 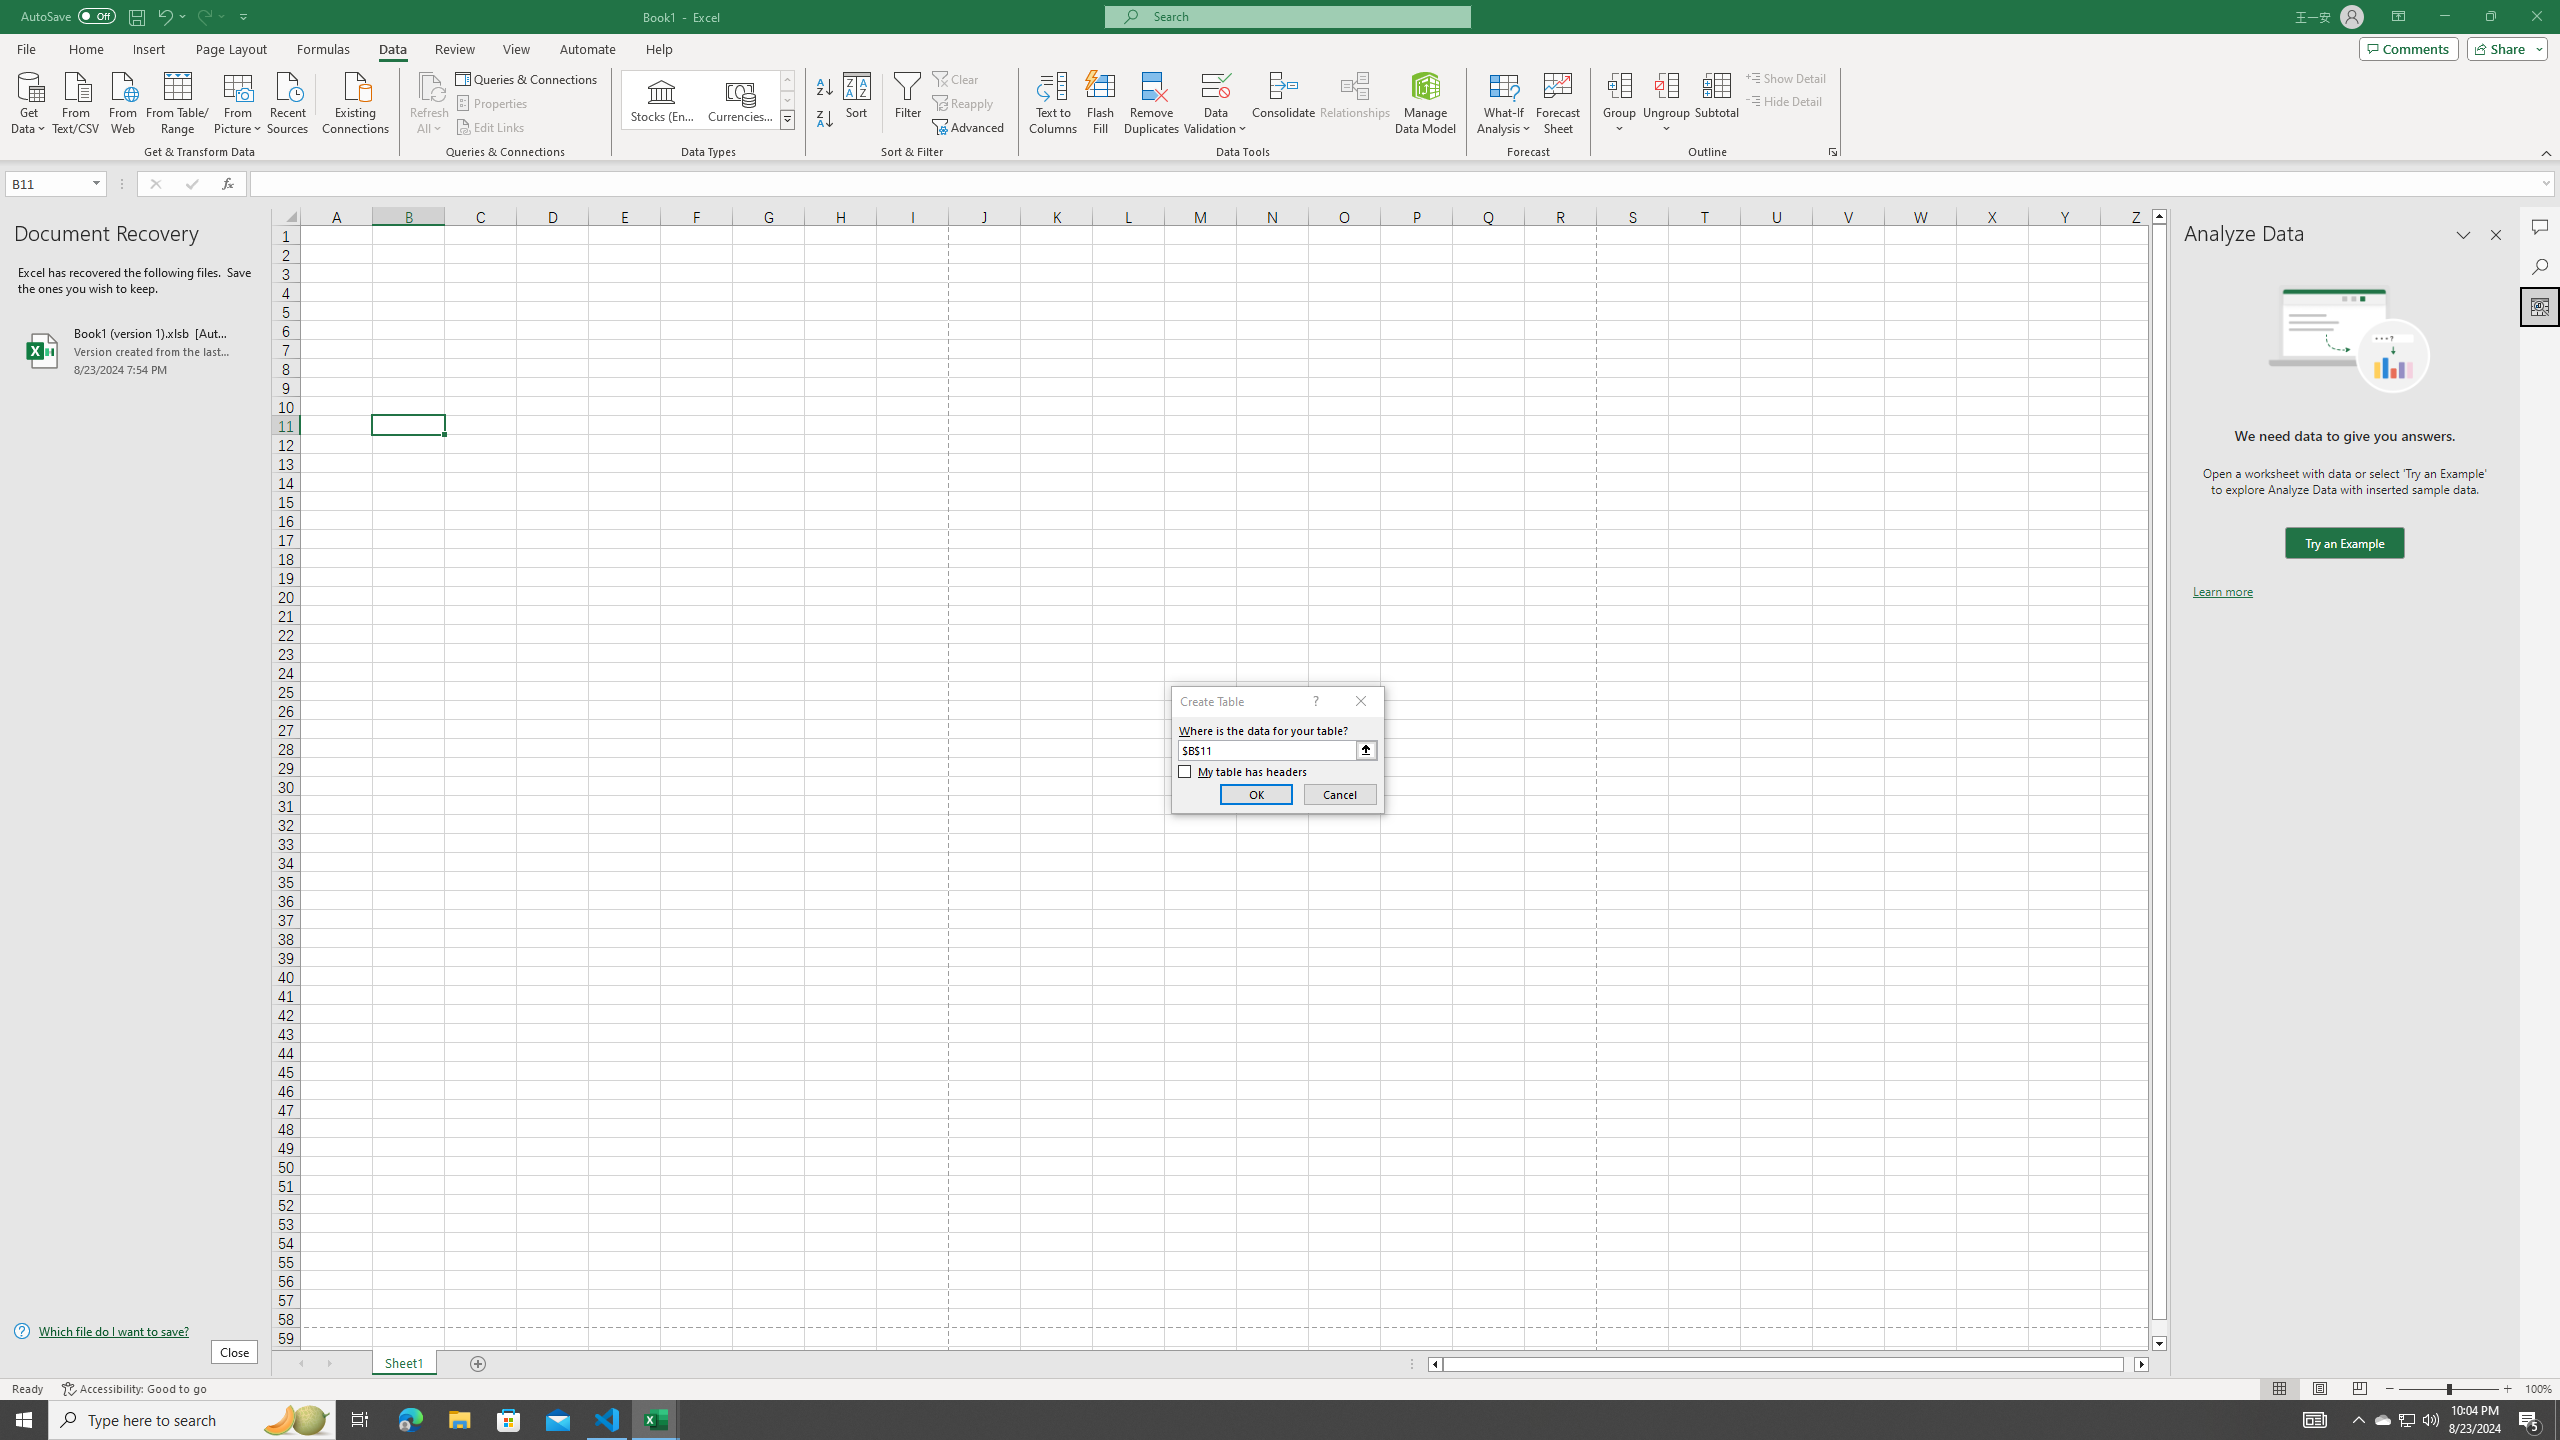 What do you see at coordinates (709, 99) in the screenshot?
I see `'AutomationID: ConvertToLinkedEntity'` at bounding box center [709, 99].